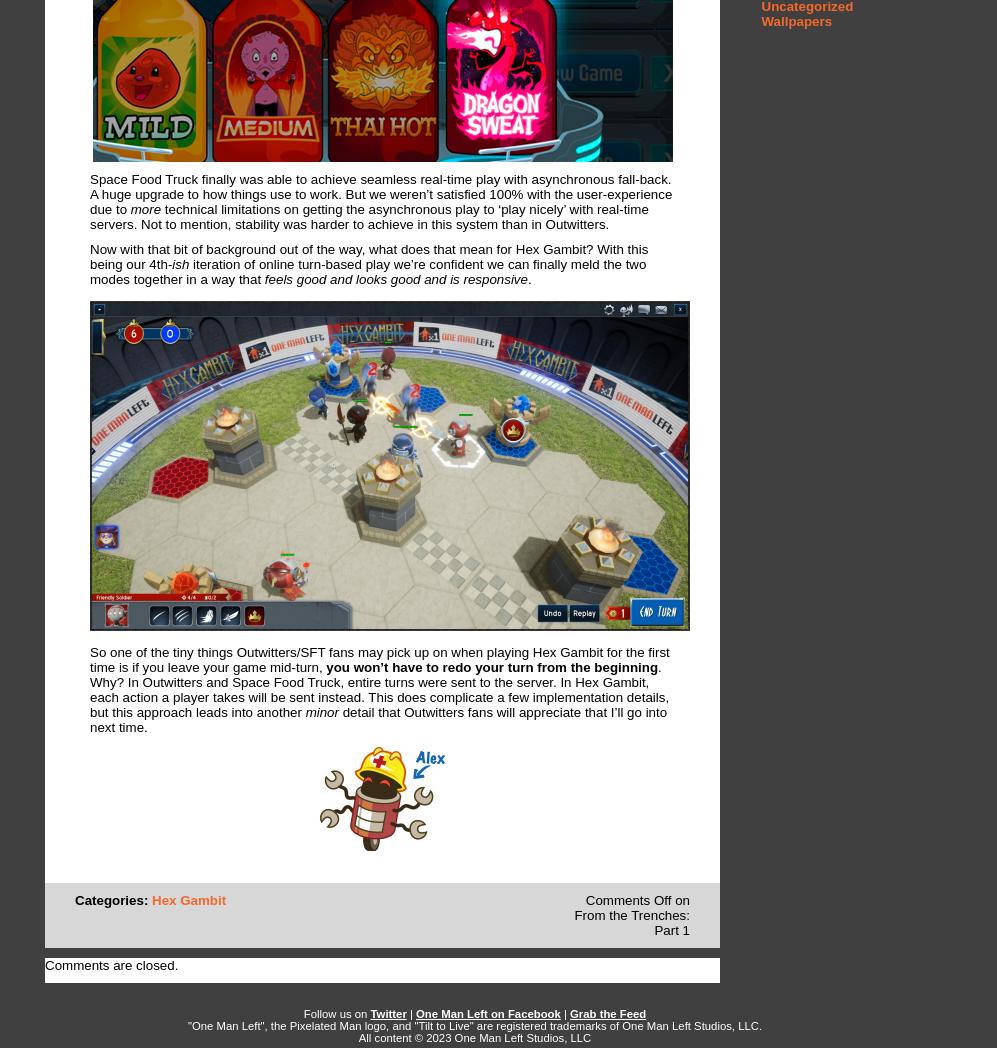 Image resolution: width=997 pixels, height=1048 pixels. What do you see at coordinates (144, 208) in the screenshot?
I see `'more'` at bounding box center [144, 208].